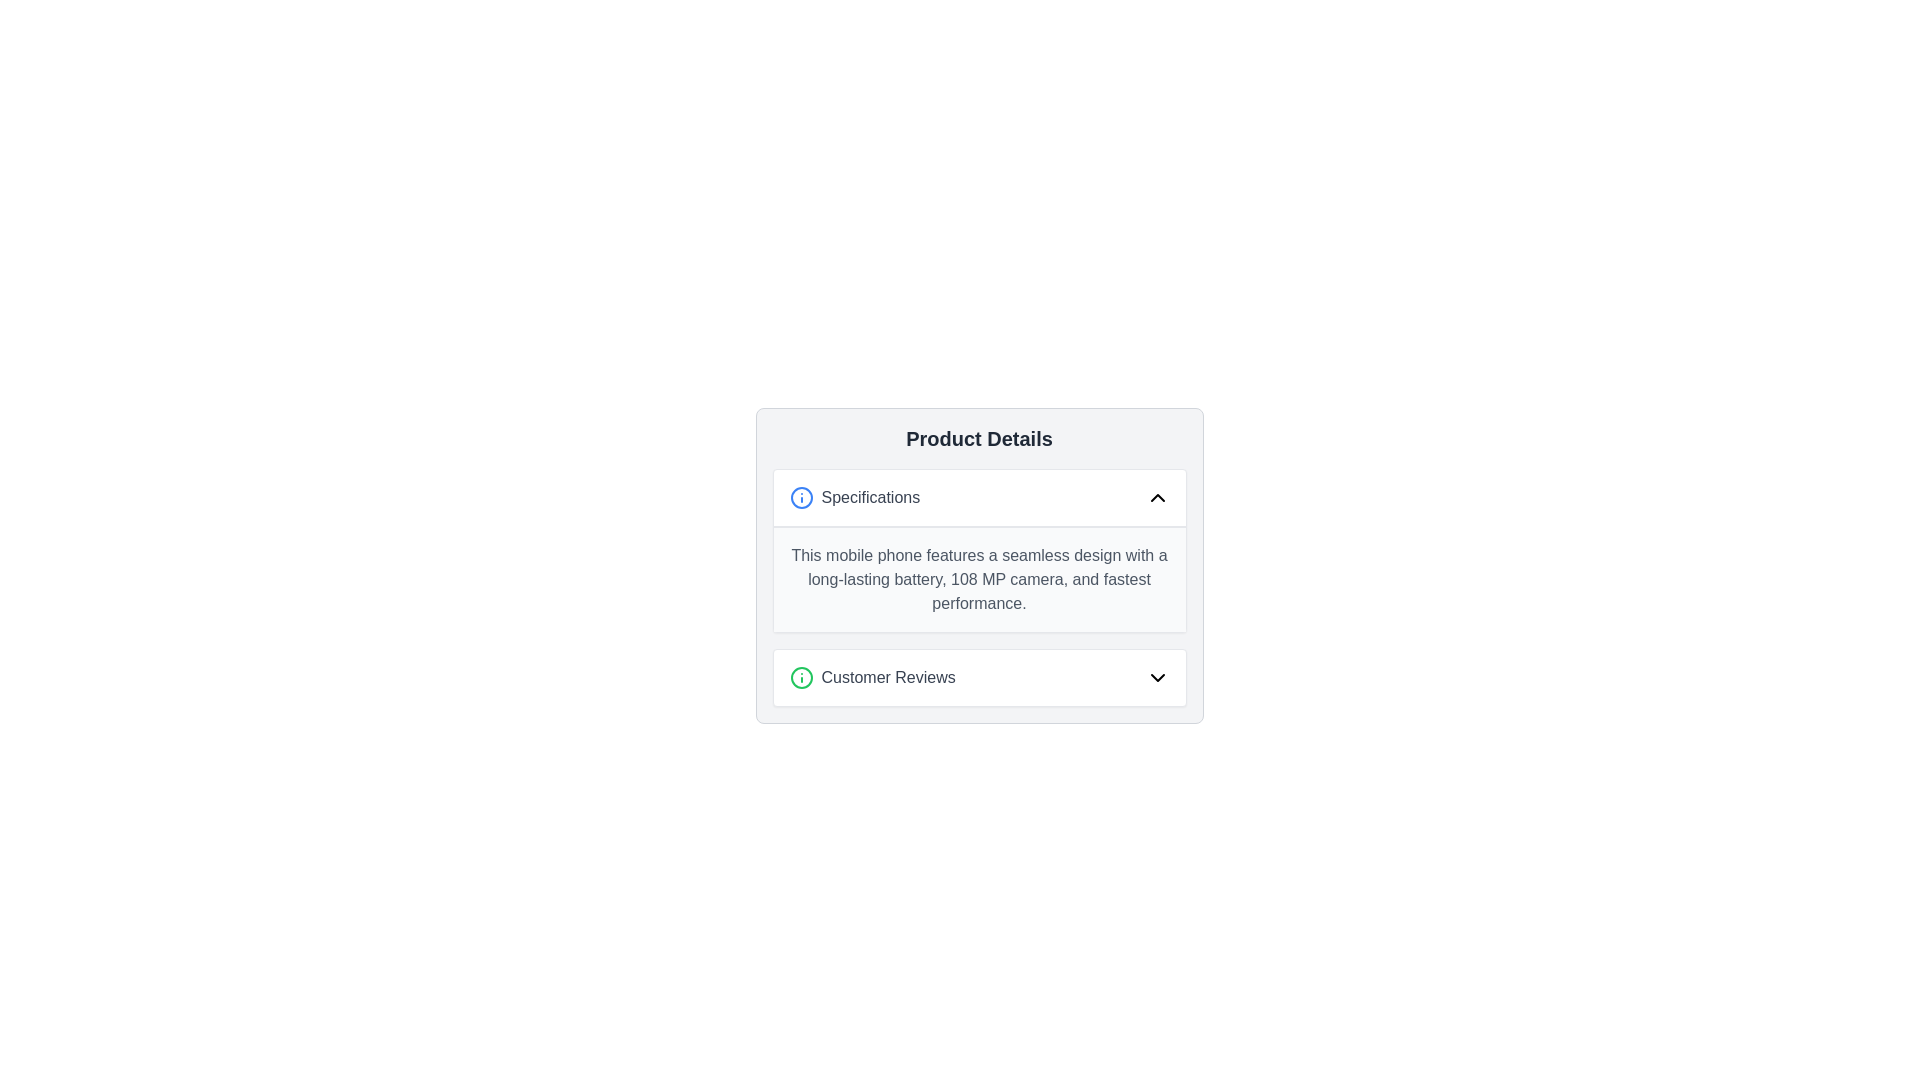 Image resolution: width=1920 pixels, height=1080 pixels. I want to click on the label titled 'Specifications' which is centered in the card with the header 'Product Details'. This label precedes the section for 'Customer Reviews', so click(854, 496).